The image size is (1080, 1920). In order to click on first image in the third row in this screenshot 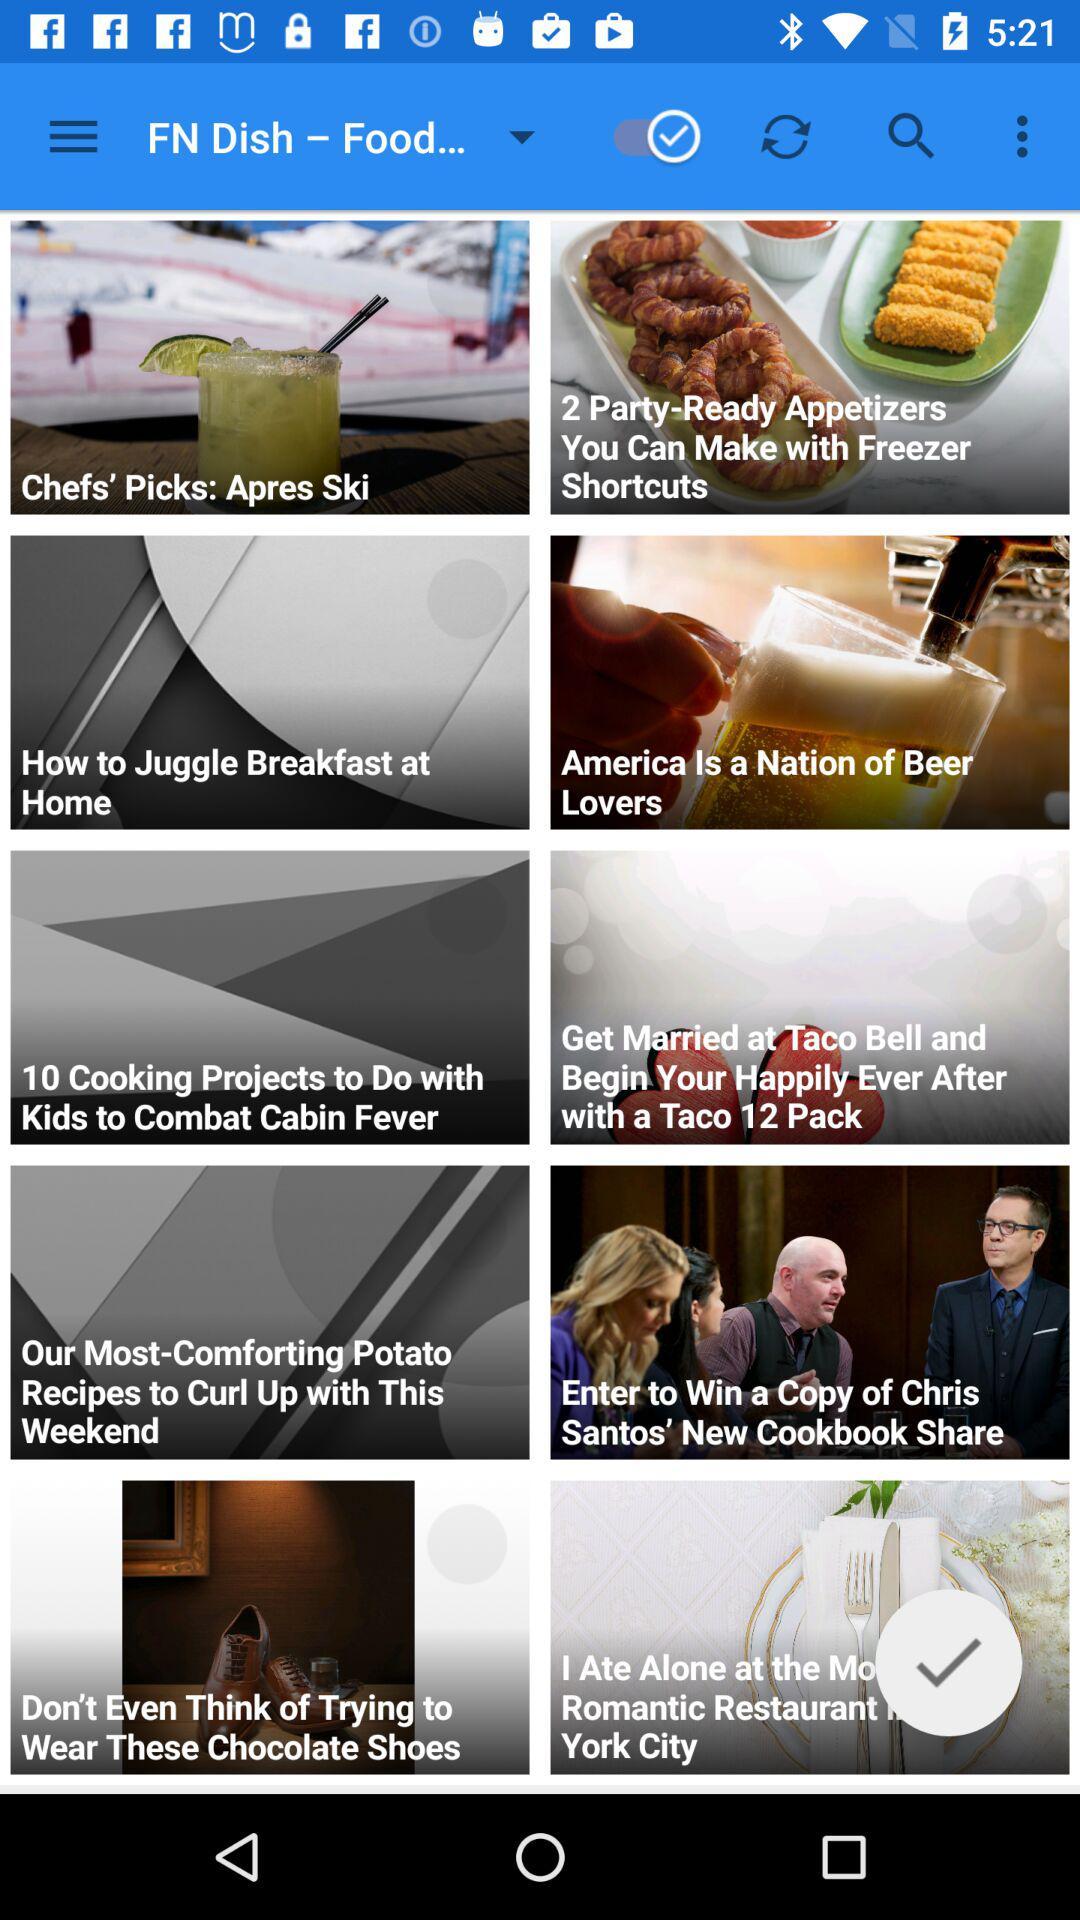, I will do `click(270, 998)`.